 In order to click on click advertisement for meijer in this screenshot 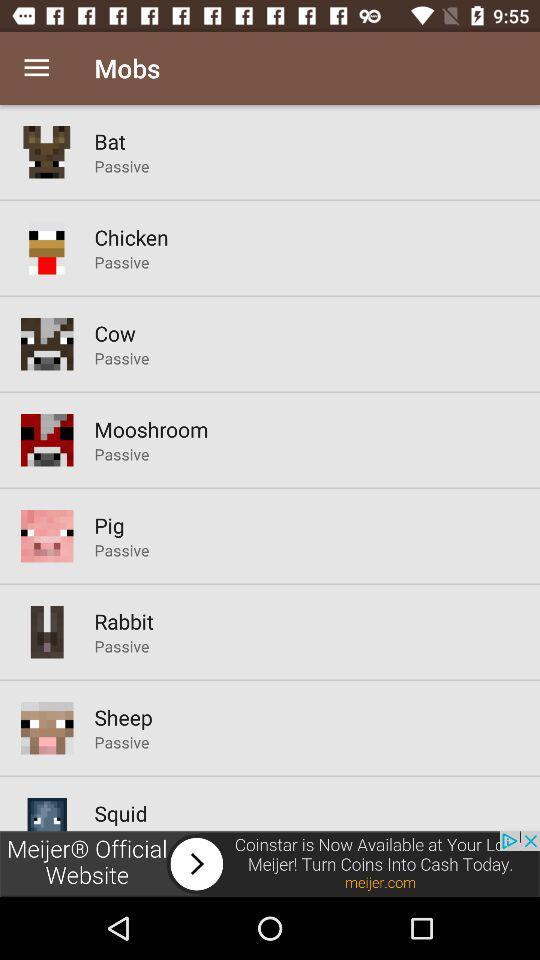, I will do `click(270, 863)`.